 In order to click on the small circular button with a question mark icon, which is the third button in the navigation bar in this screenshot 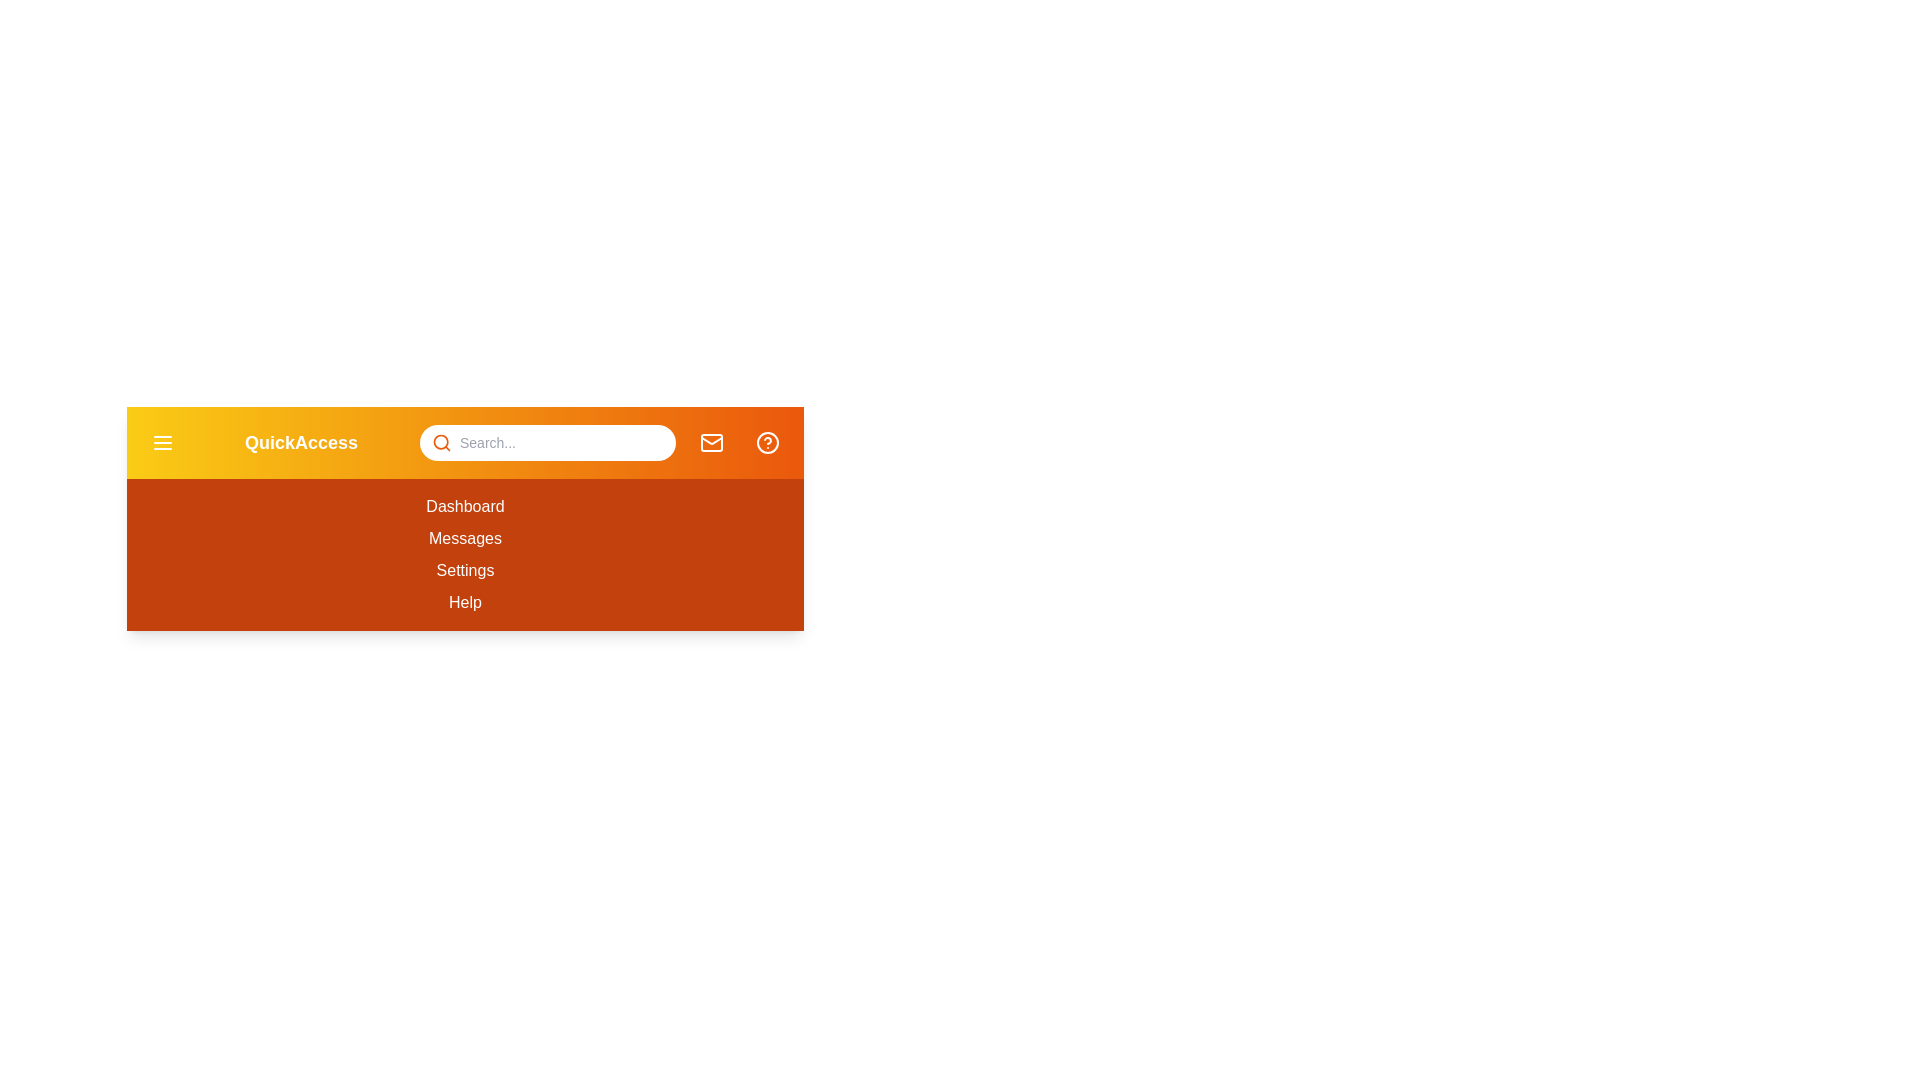, I will do `click(767, 442)`.